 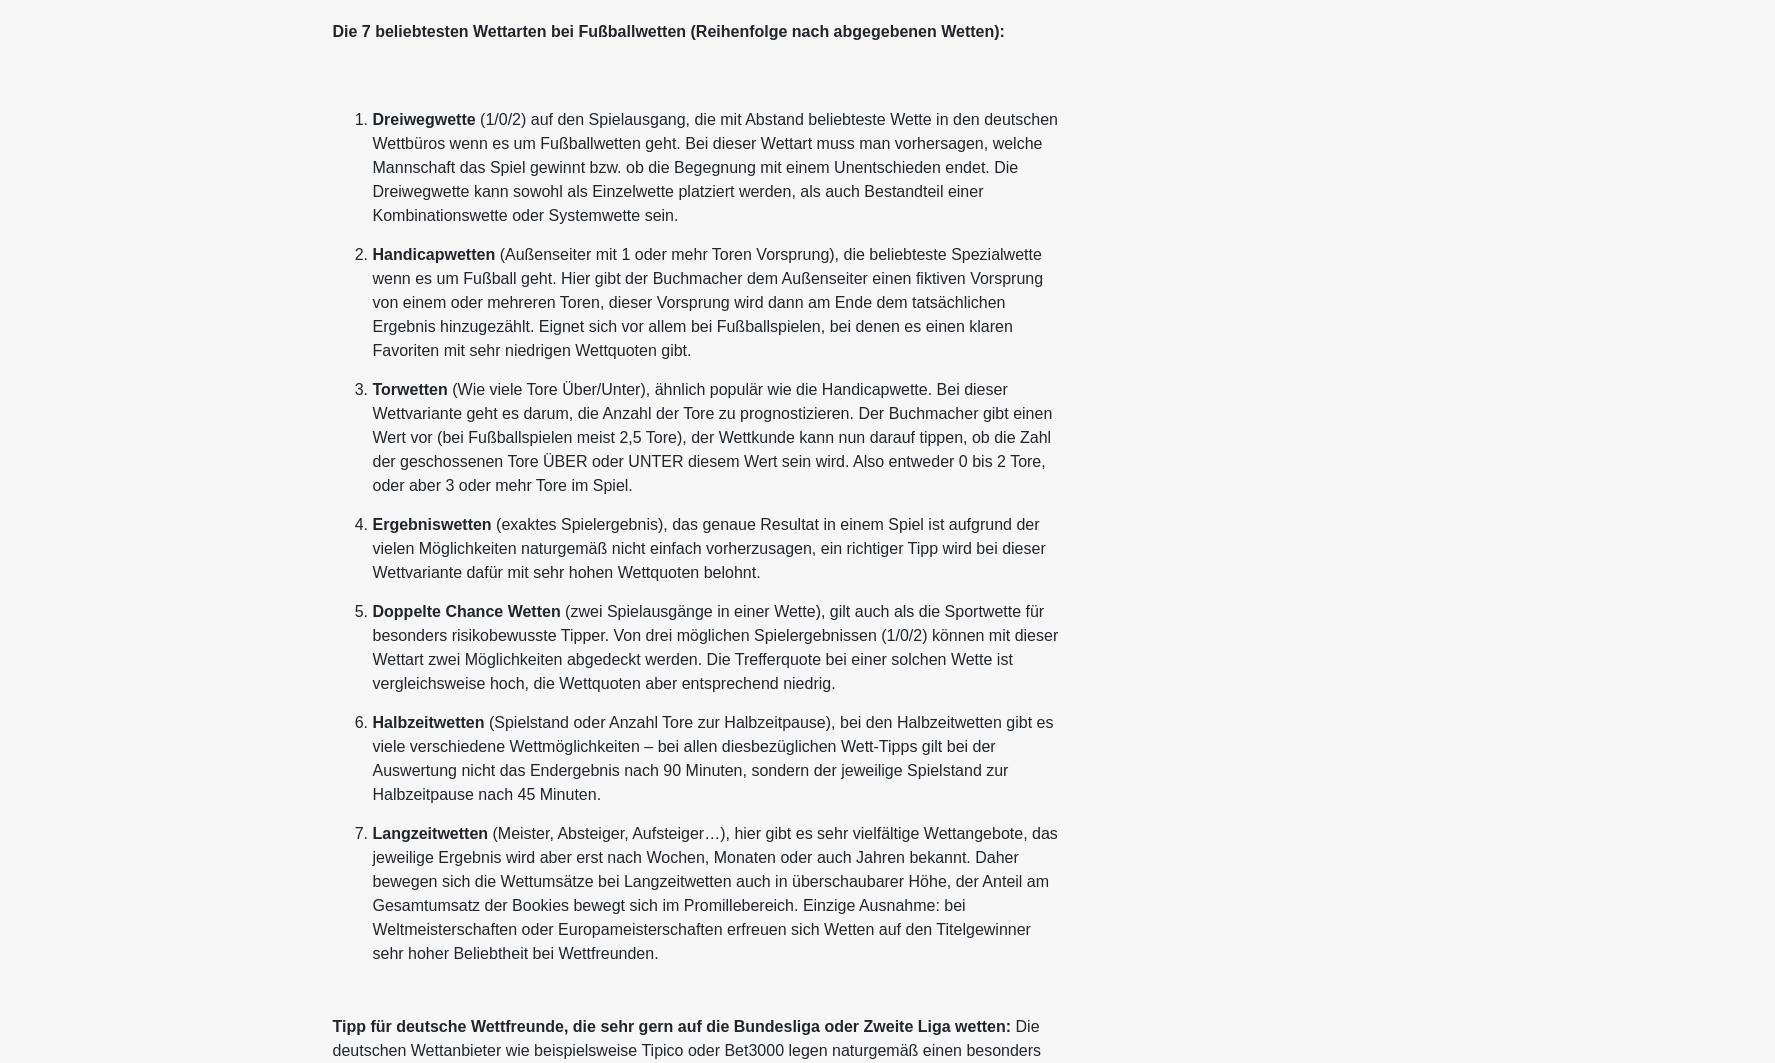 I want to click on '(exaktes Spielergebnis), das genaue Resultat in einem Spiel ist aufgrund der vielen Möglichkeiten naturgemäß nicht einfach vorherzusagen, ein richtiger Tipp wird bei dieser Wettvariante dafür mit sehr hohen Wettquoten belohnt.', so click(x=707, y=547).